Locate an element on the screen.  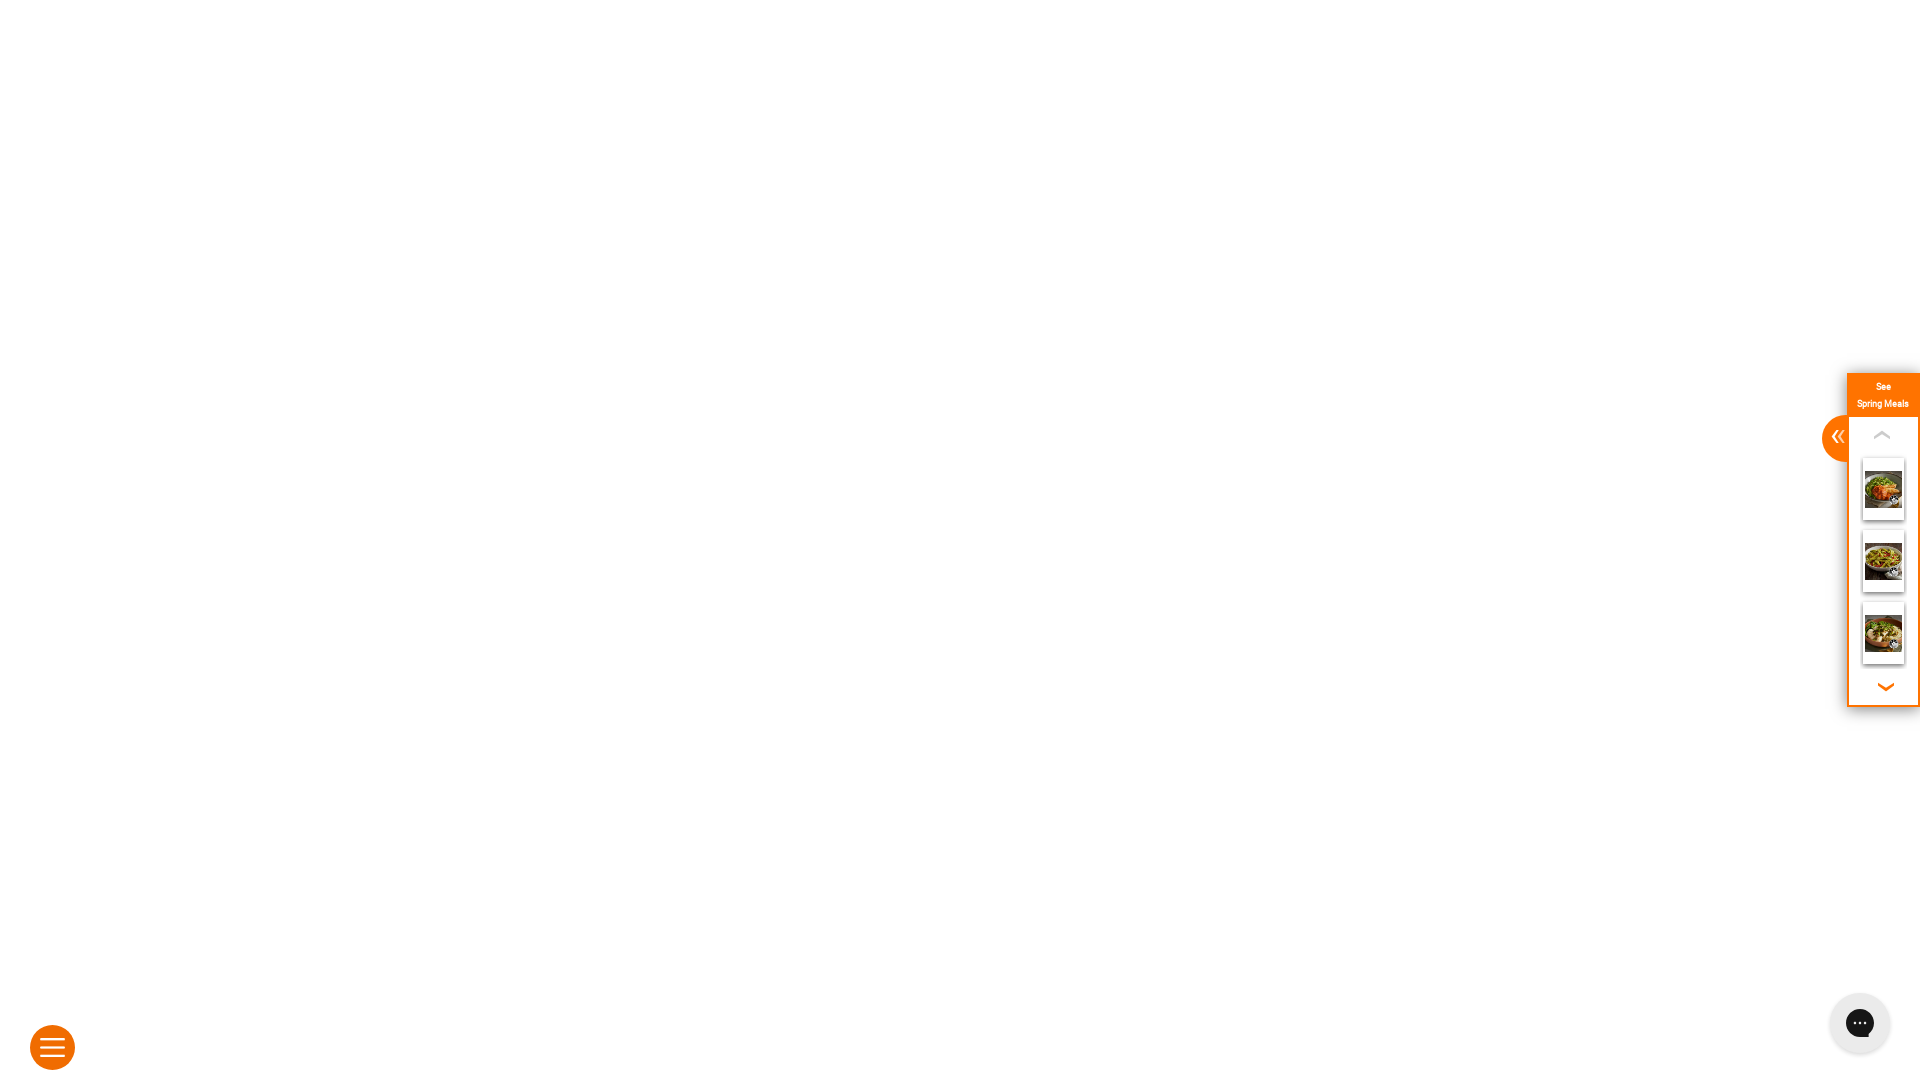
'Gorgias live chat messenger' is located at coordinates (1819, 1022).